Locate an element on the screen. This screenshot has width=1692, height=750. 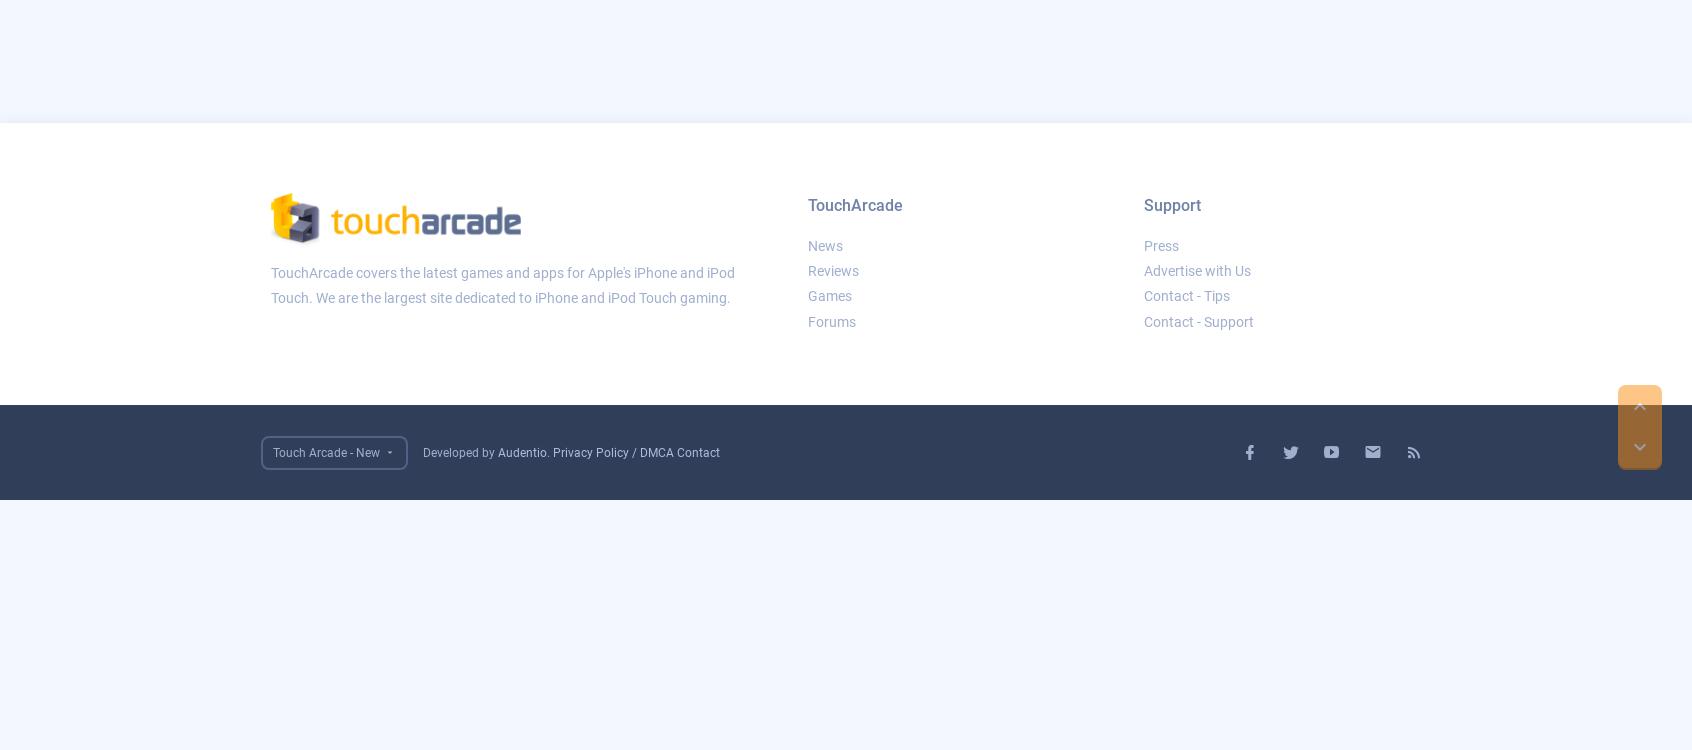
'News' is located at coordinates (824, 244).